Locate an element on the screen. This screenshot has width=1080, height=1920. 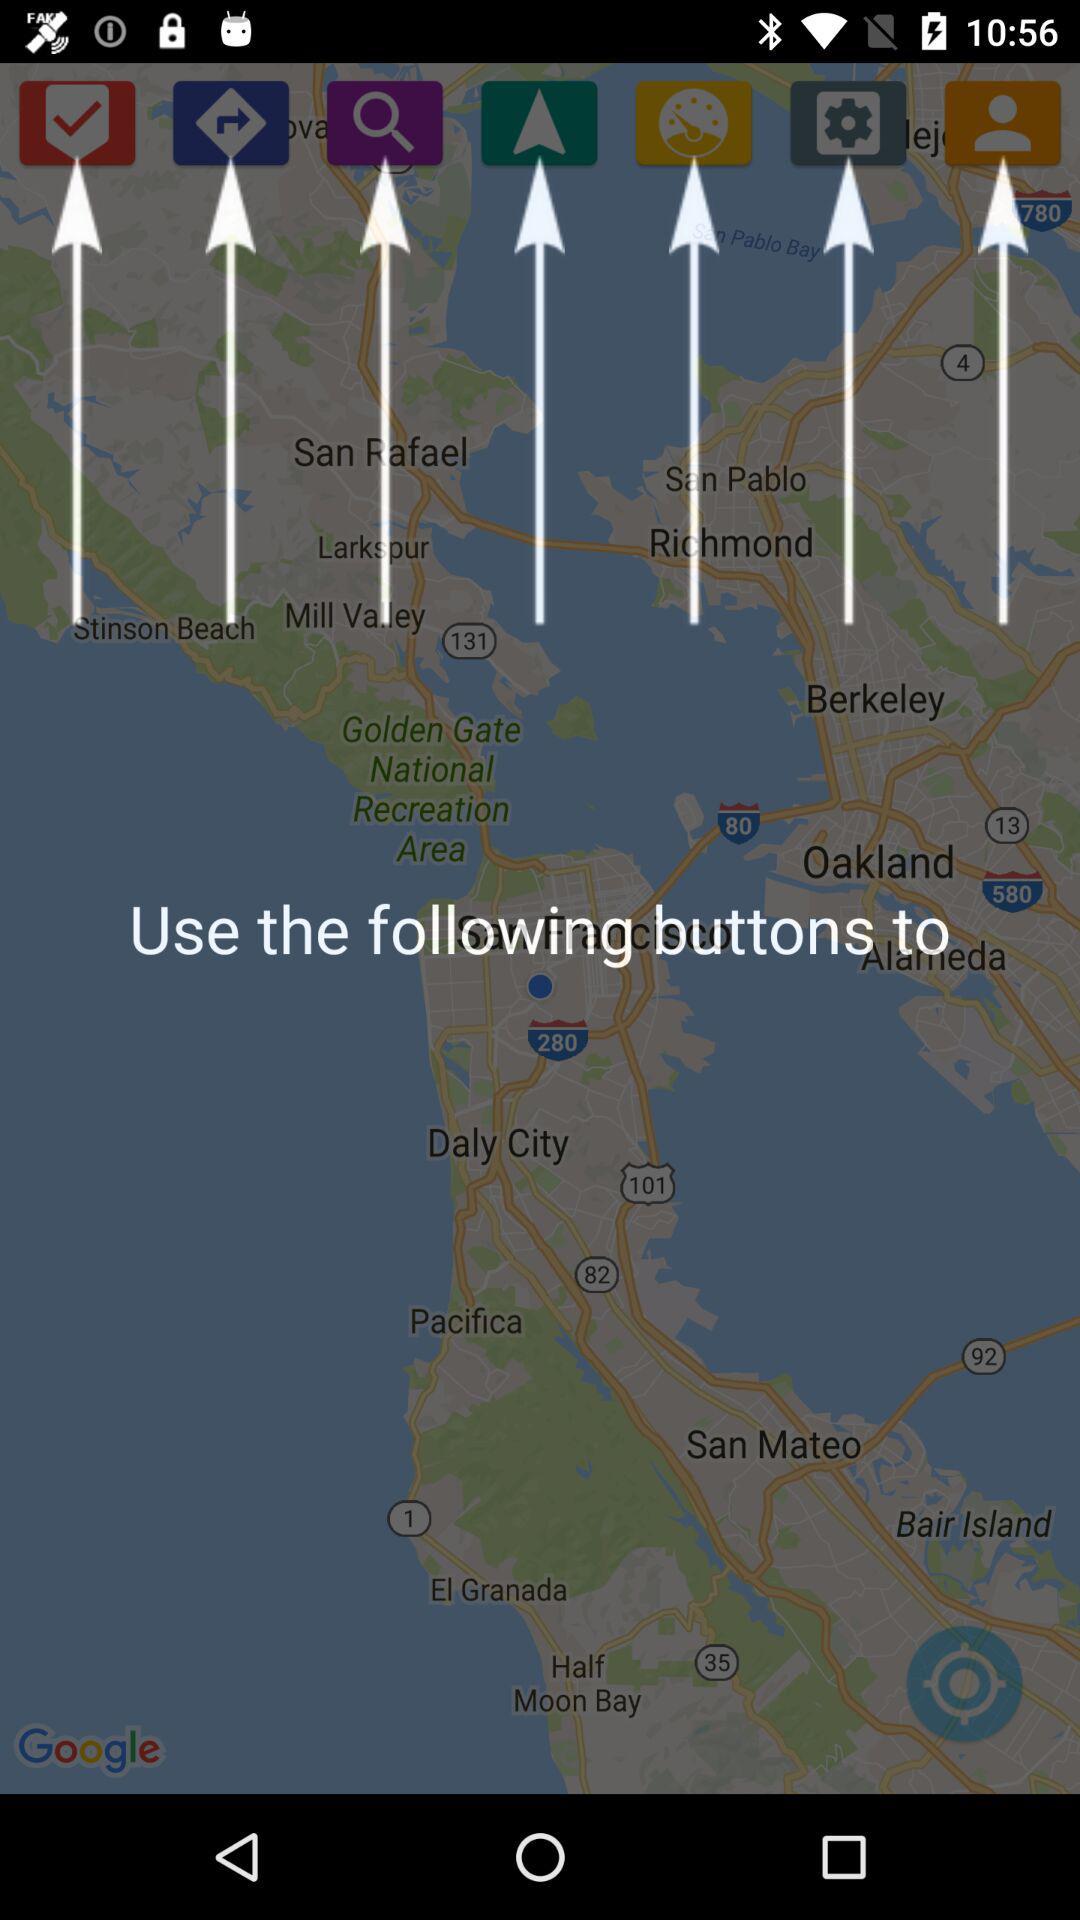
search is located at coordinates (384, 121).